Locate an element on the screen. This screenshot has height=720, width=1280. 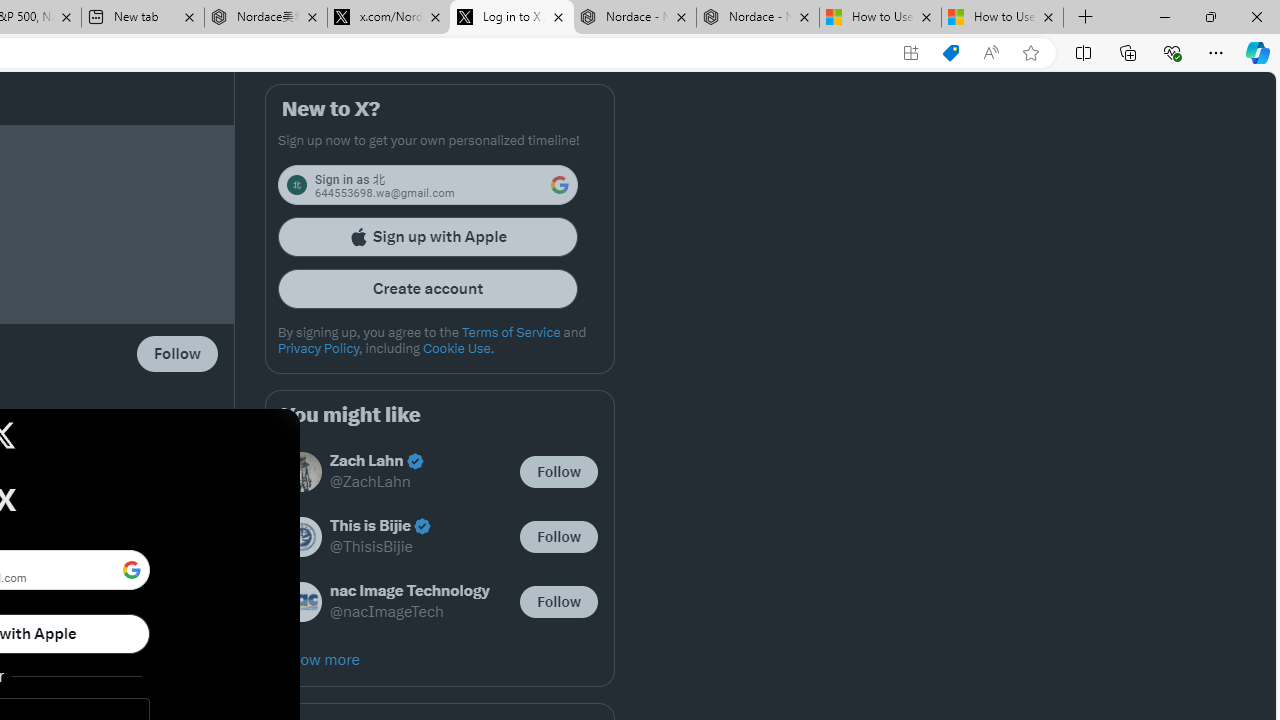
'New tab' is located at coordinates (141, 17).